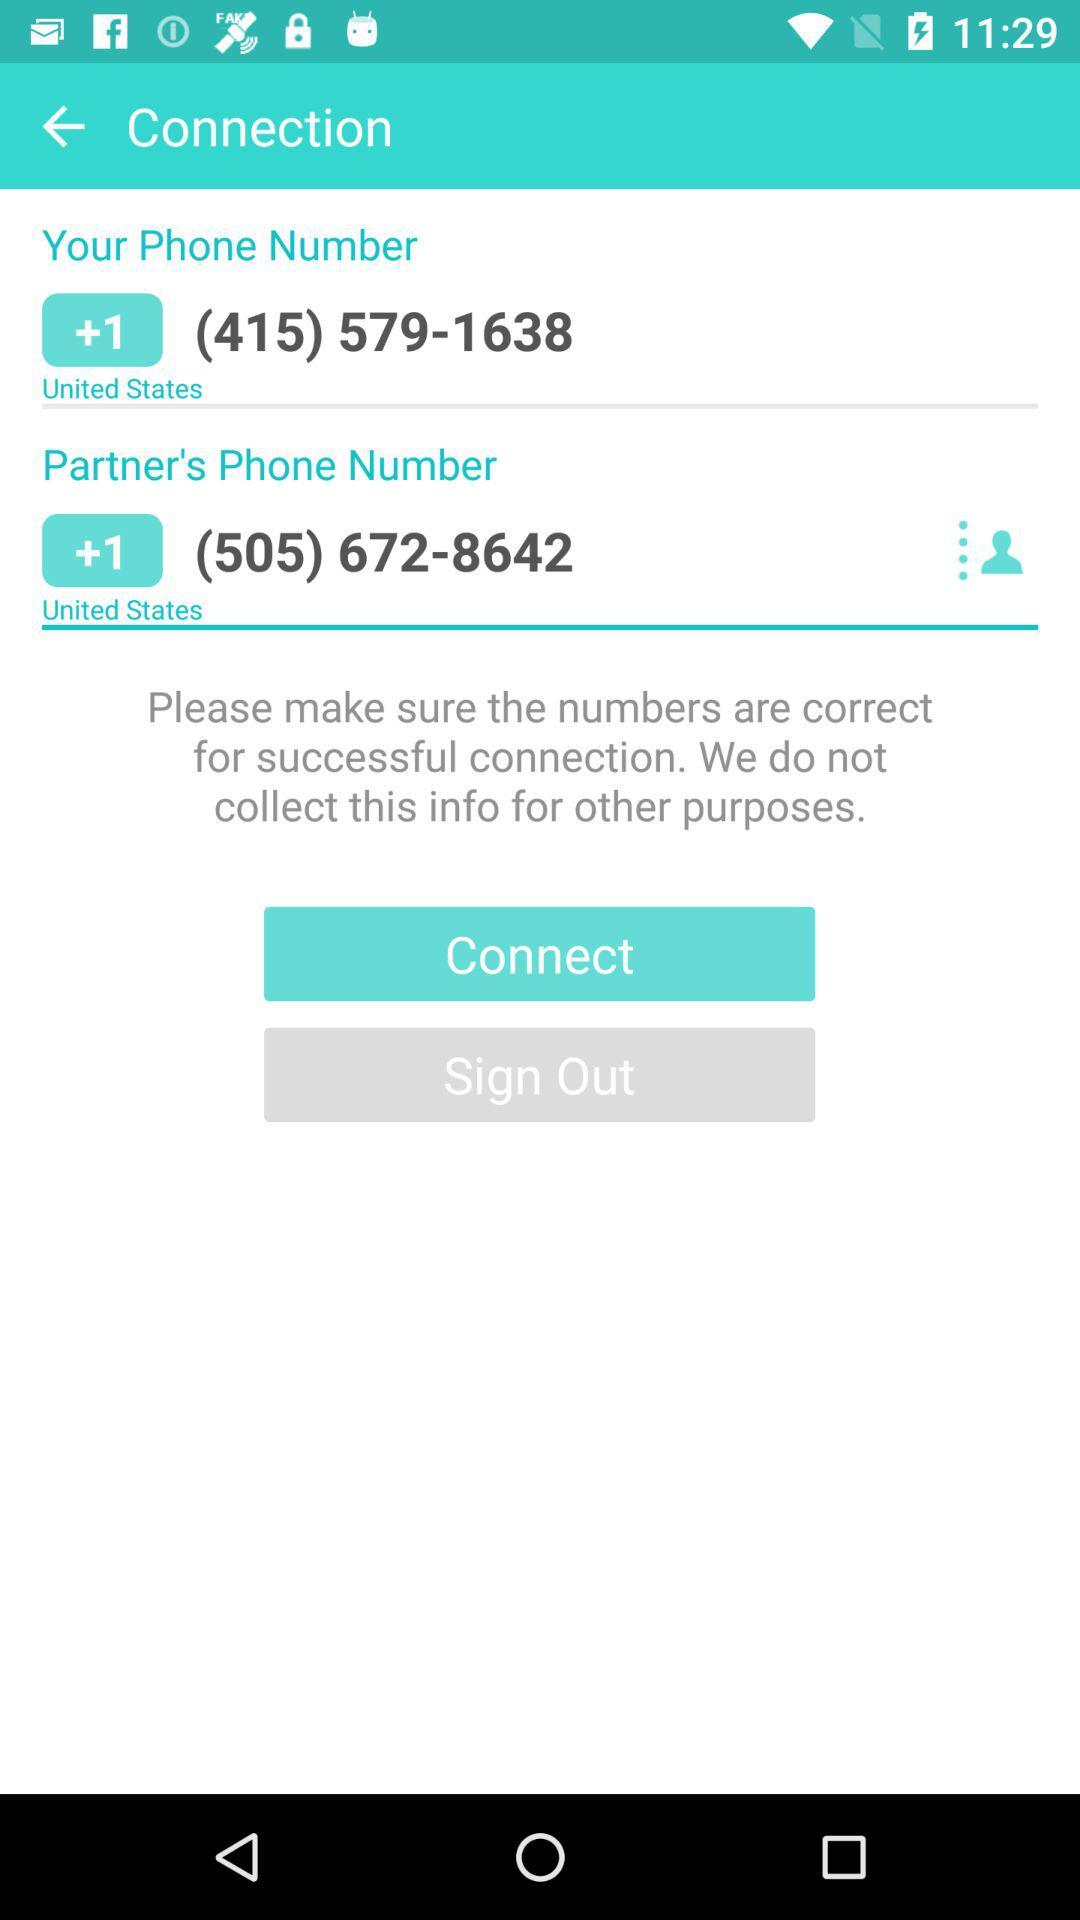 The height and width of the screenshot is (1920, 1080). Describe the element at coordinates (384, 550) in the screenshot. I see `the (505) 672-8642 item` at that location.